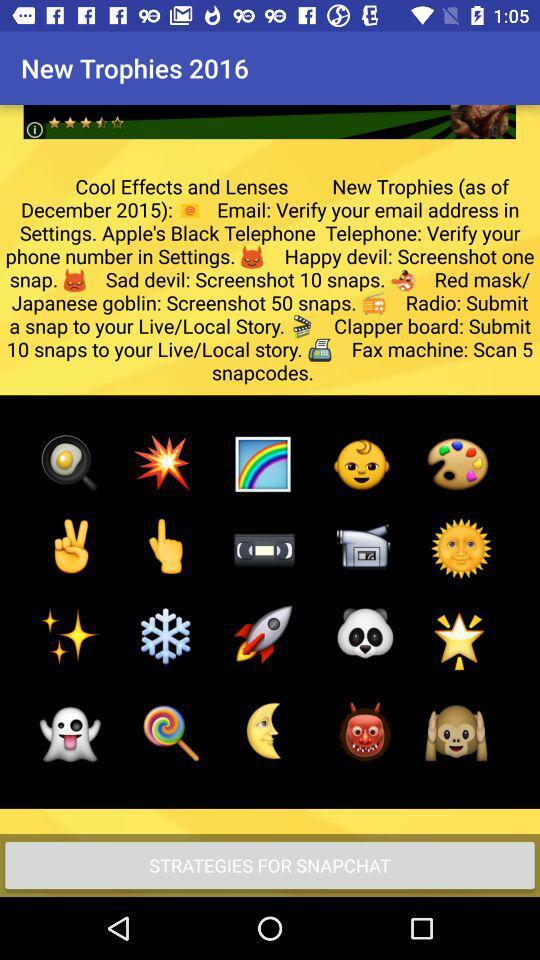 This screenshot has width=540, height=960. What do you see at coordinates (269, 106) in the screenshot?
I see `the icon above cool effects and icon` at bounding box center [269, 106].